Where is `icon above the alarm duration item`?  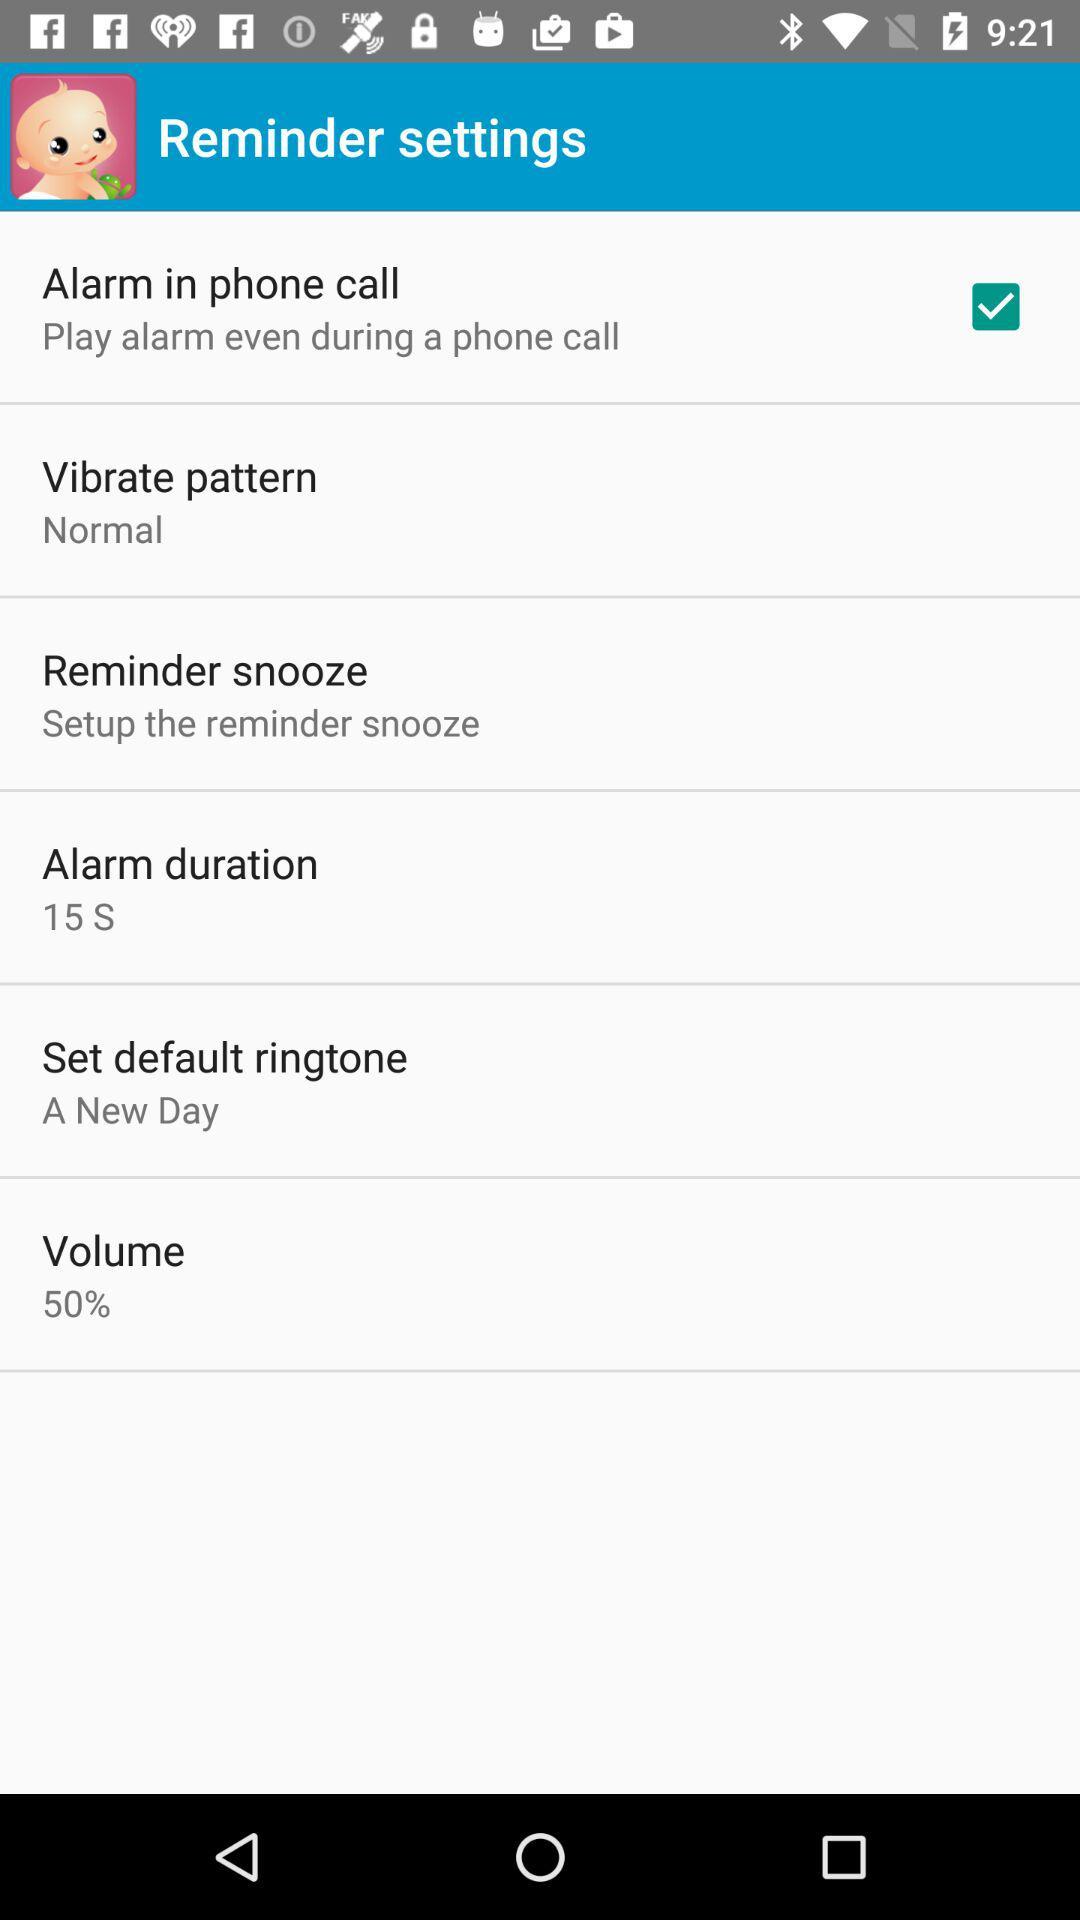 icon above the alarm duration item is located at coordinates (260, 721).